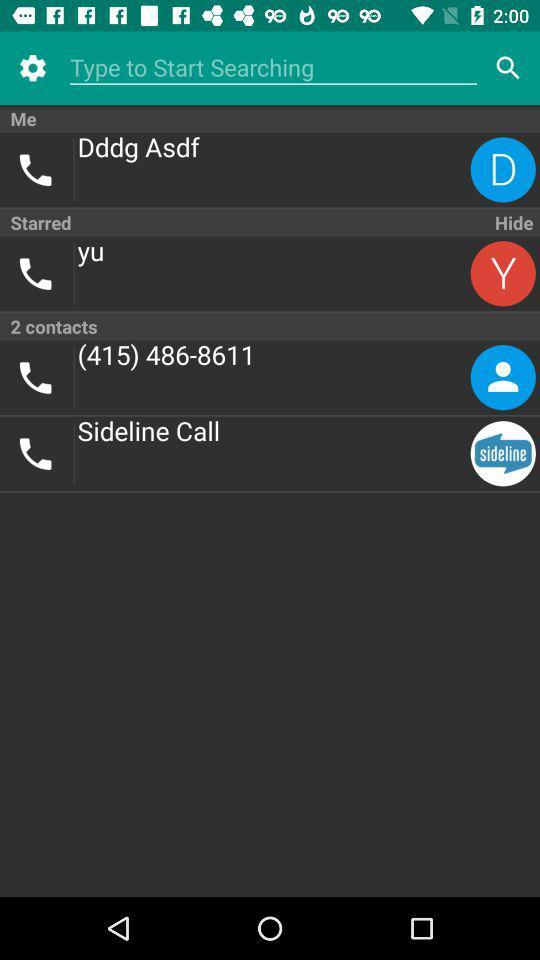 The width and height of the screenshot is (540, 960). I want to click on the search icon, so click(508, 68).